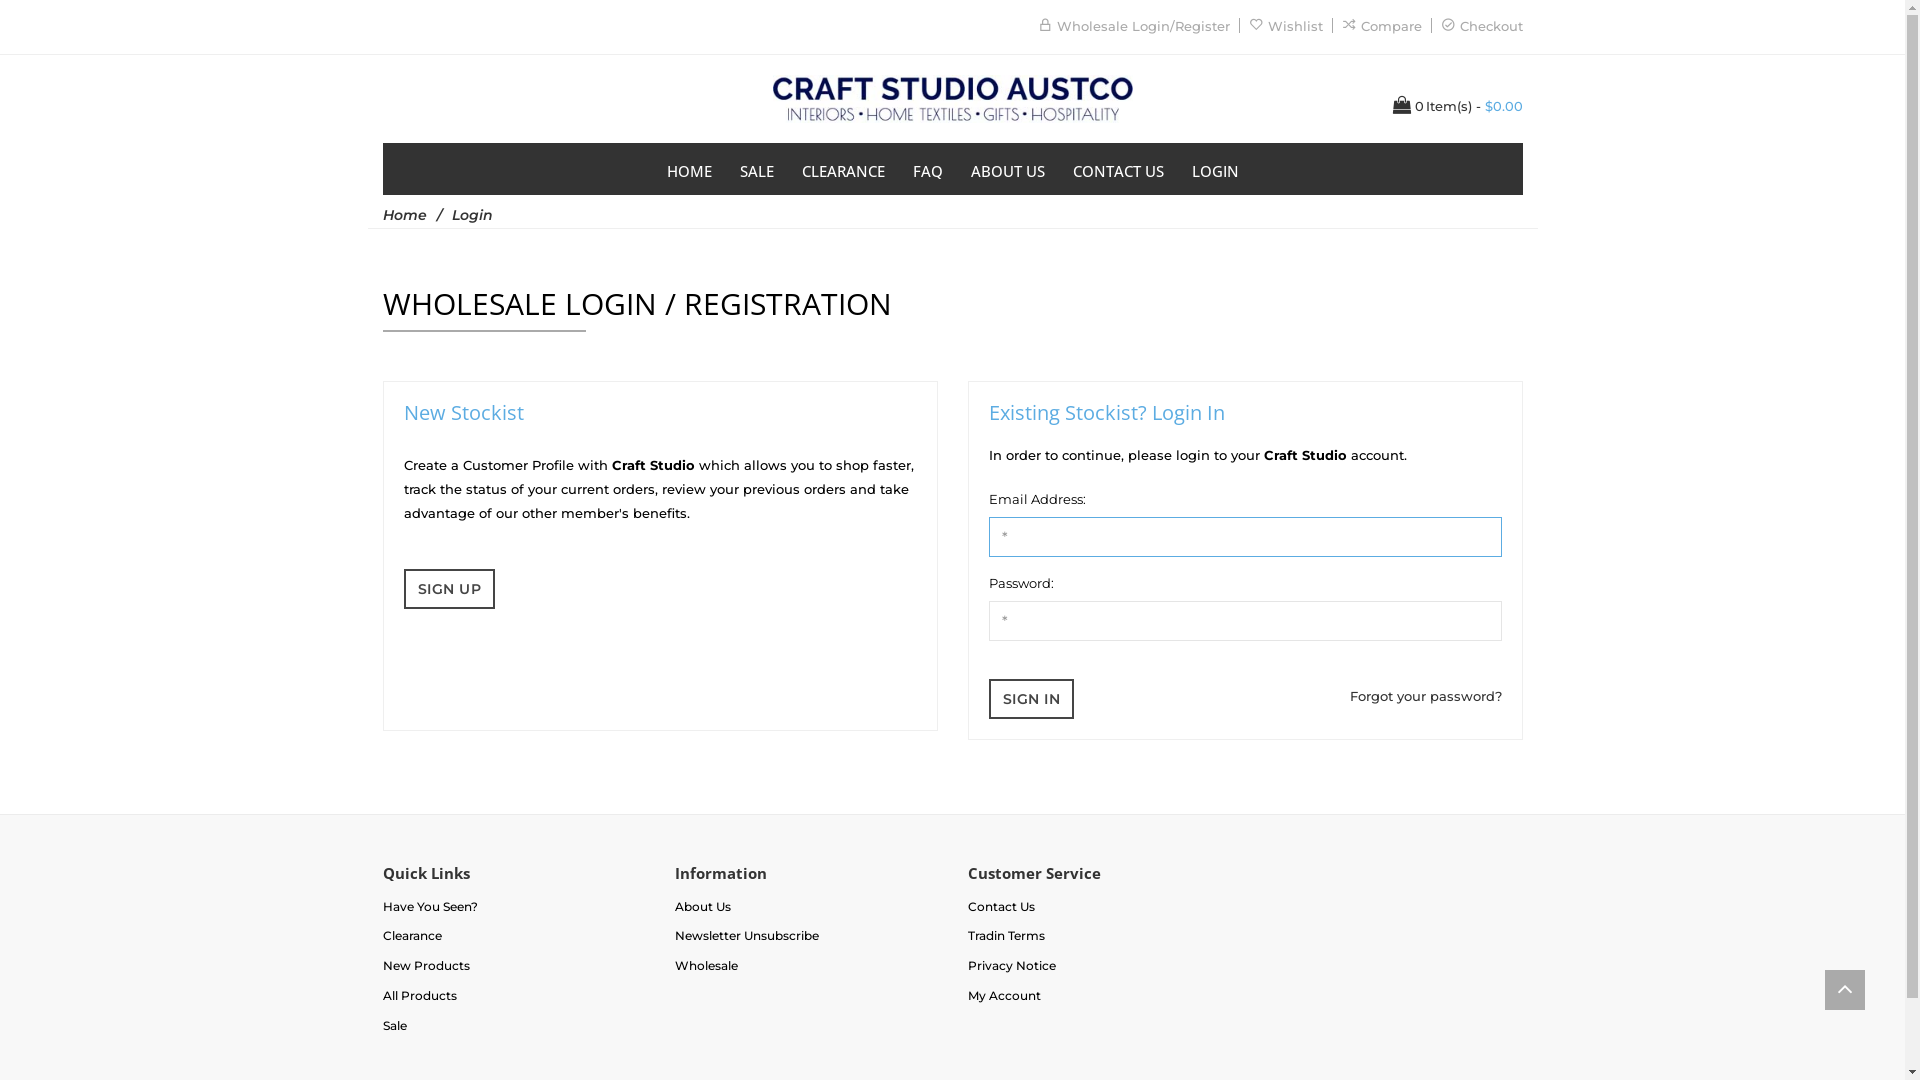  Describe the element at coordinates (1424, 695) in the screenshot. I see `'Forgot your password?'` at that location.